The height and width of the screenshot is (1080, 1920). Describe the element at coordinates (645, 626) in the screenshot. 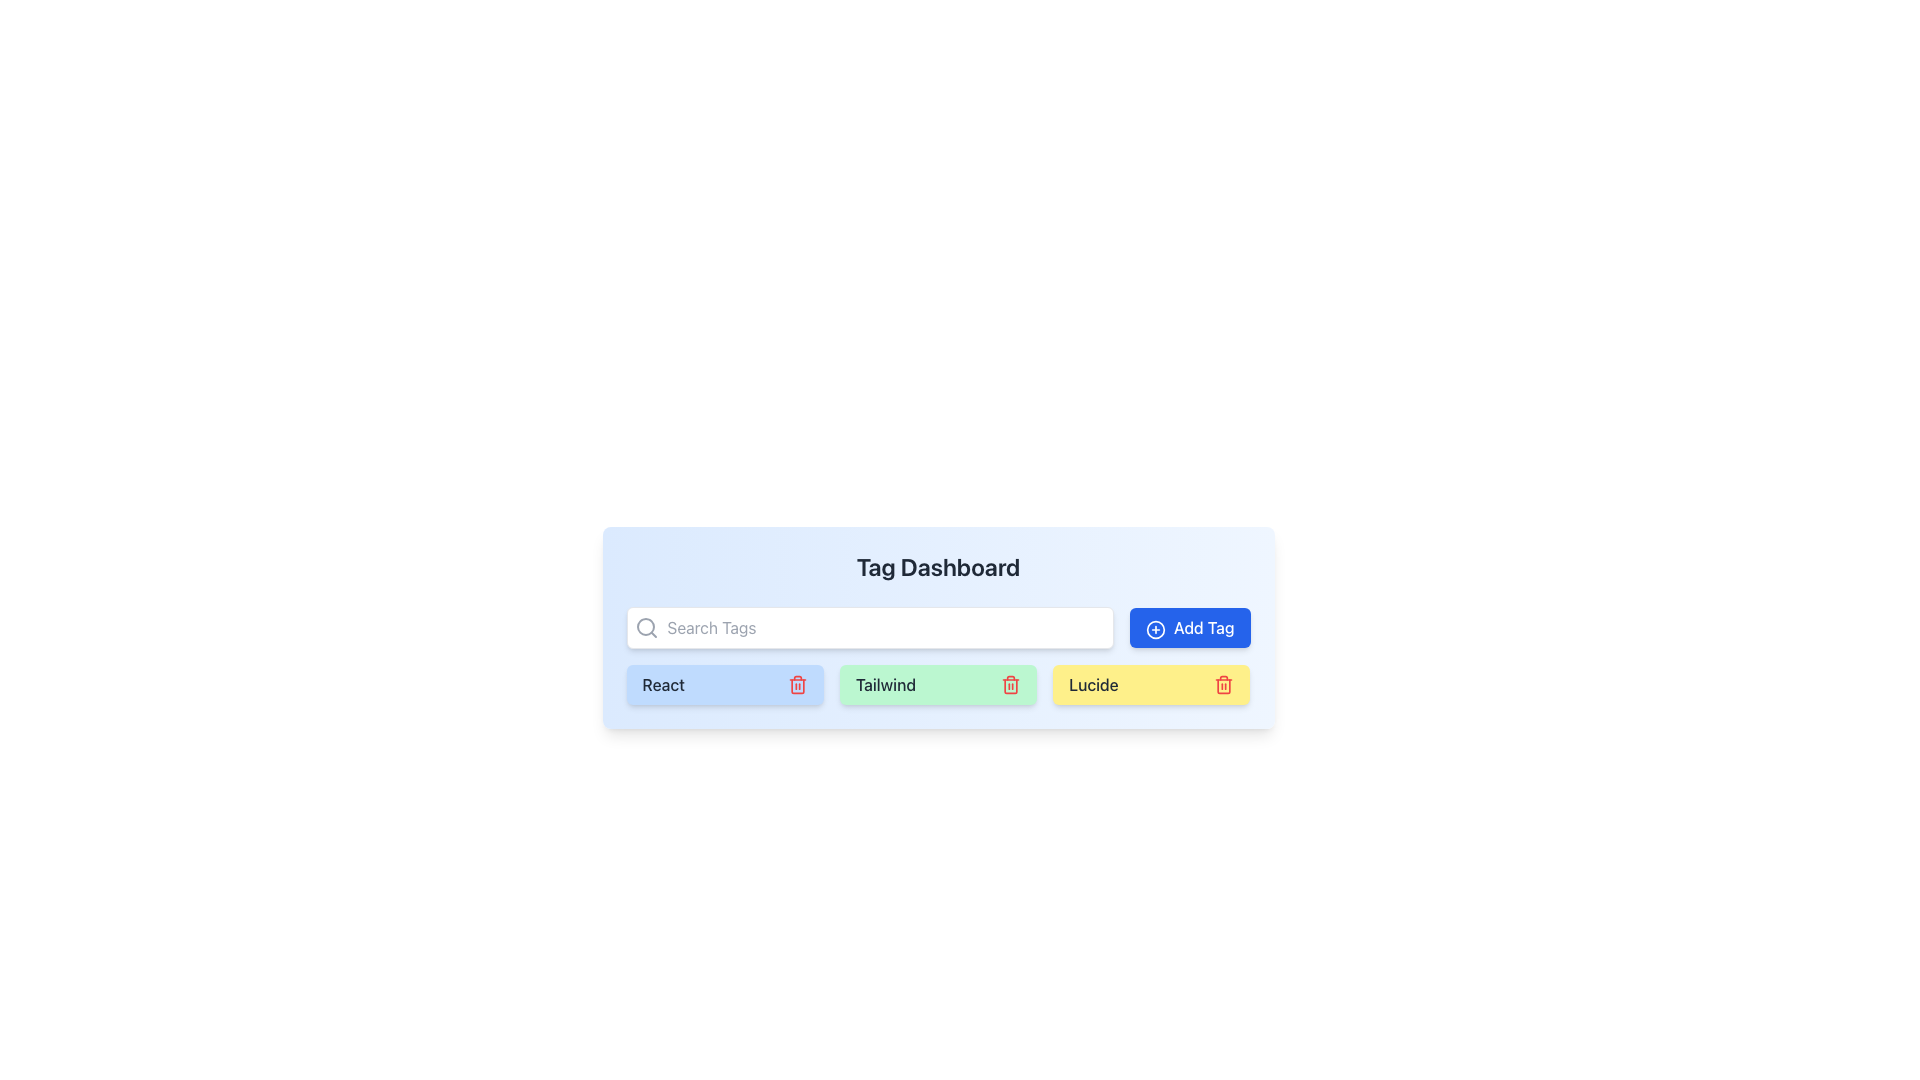

I see `the decorative SVG circle element representing a magnifying glass lens in the search bar, located at the top-left corner of the input field` at that location.